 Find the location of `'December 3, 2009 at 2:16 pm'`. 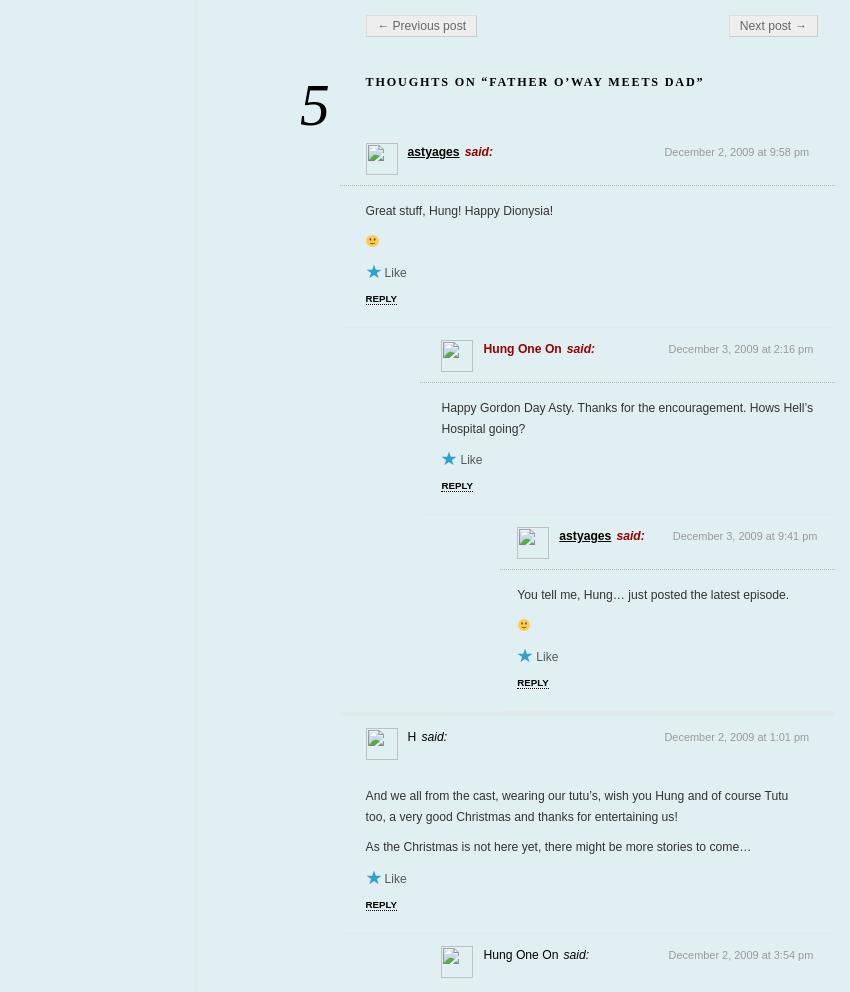

'December 3, 2009 at 2:16 pm' is located at coordinates (740, 347).